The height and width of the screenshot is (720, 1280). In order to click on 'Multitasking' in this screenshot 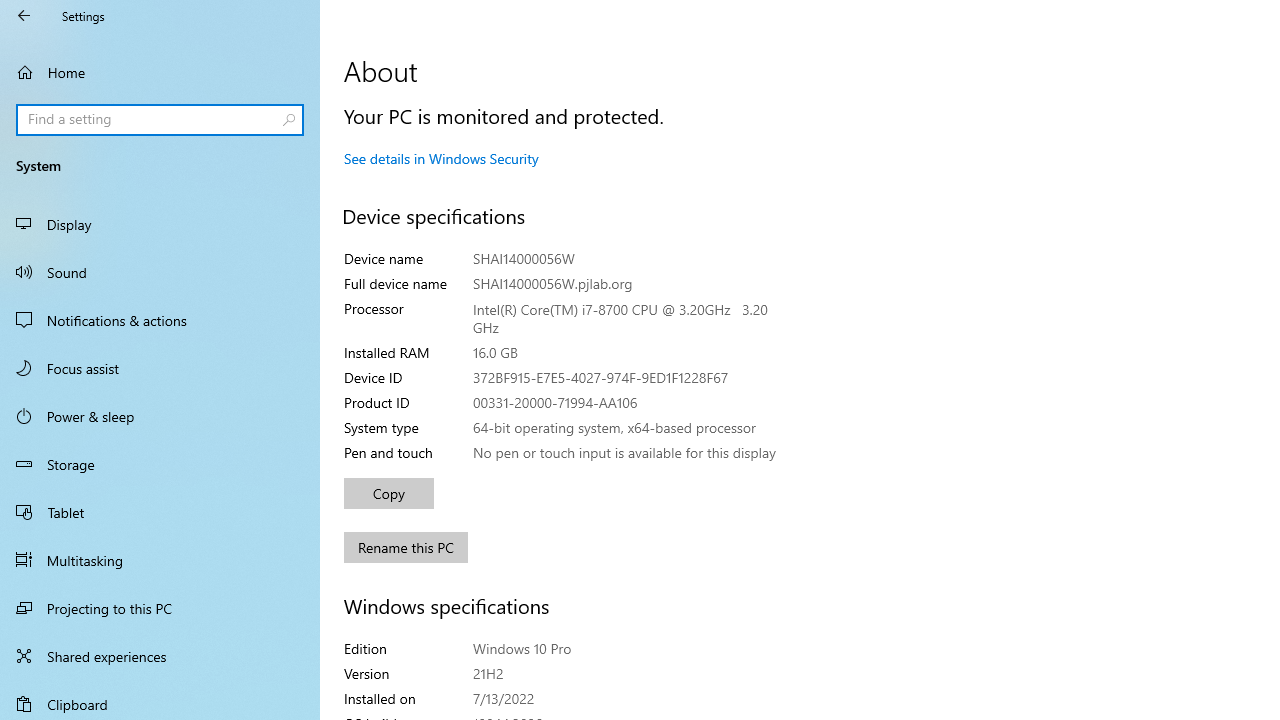, I will do `click(160, 559)`.